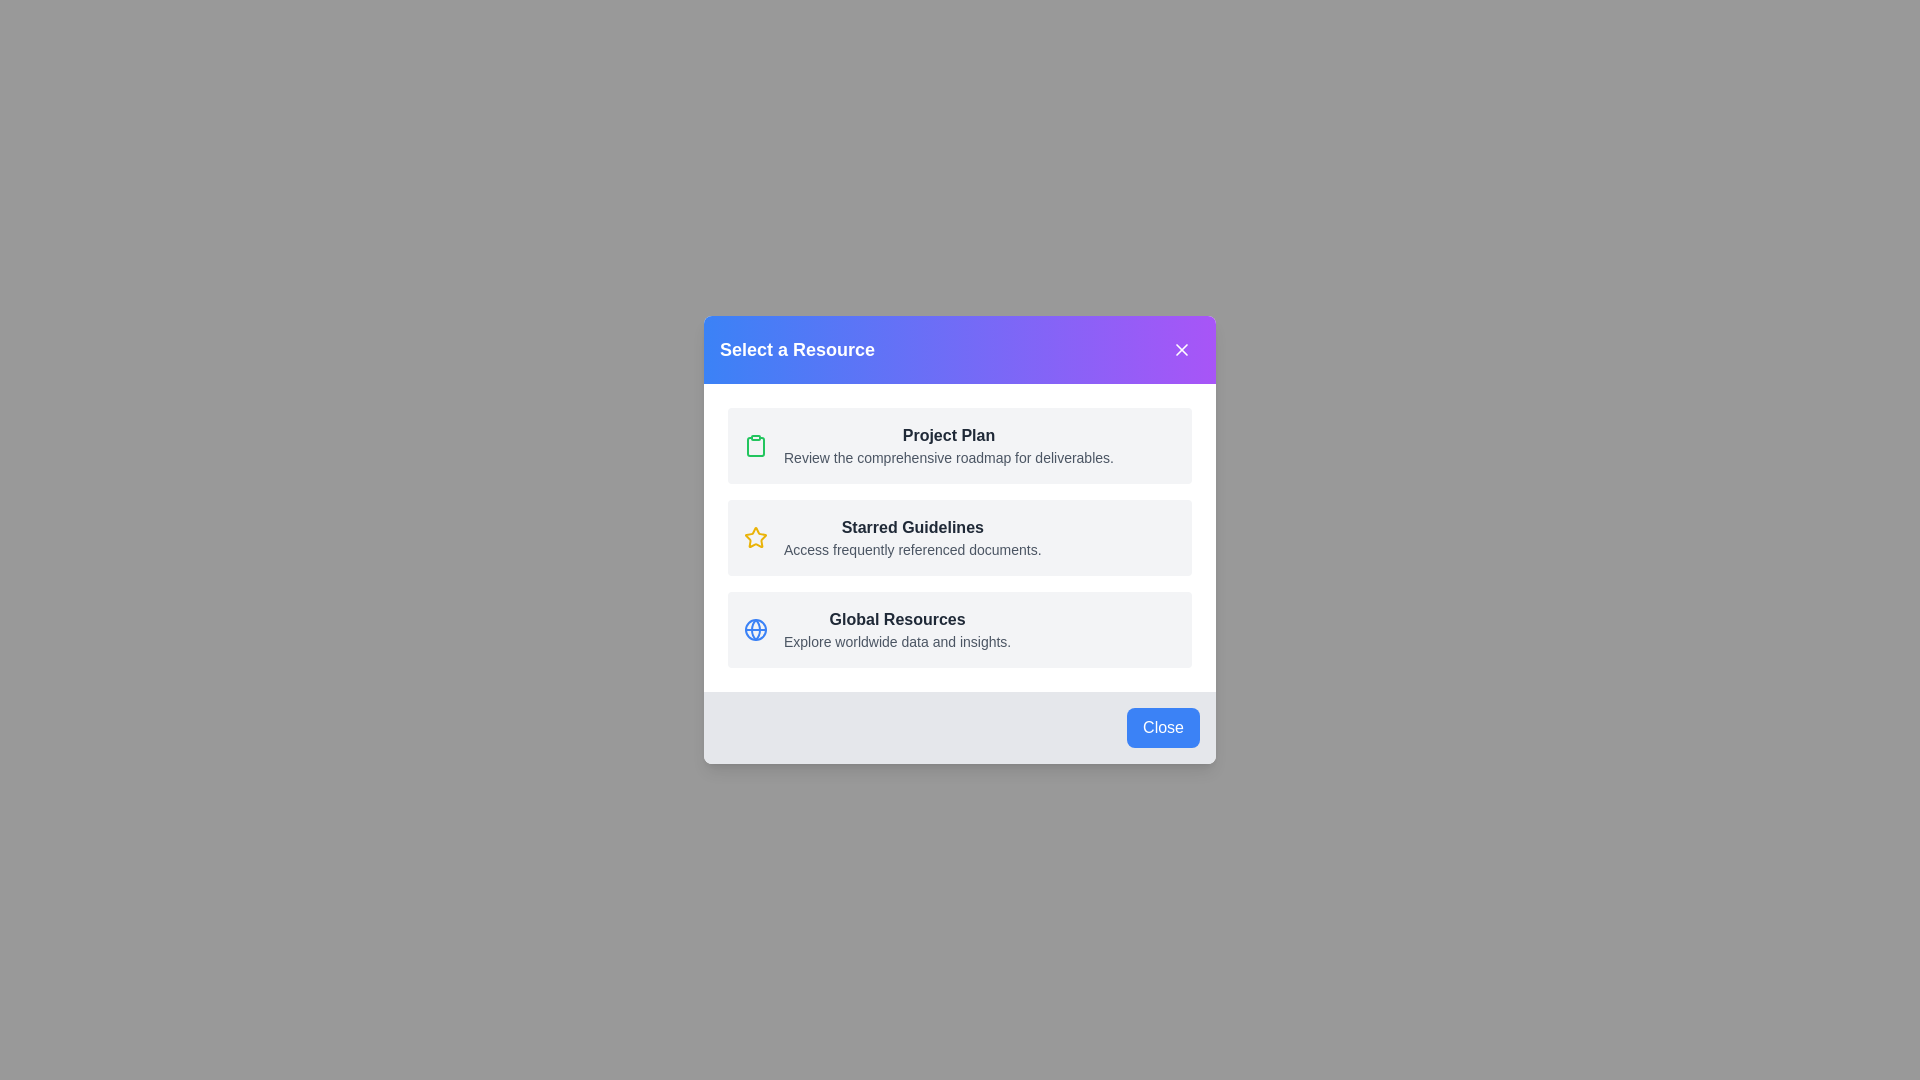  What do you see at coordinates (754, 445) in the screenshot?
I see `the icon for Project Plan` at bounding box center [754, 445].